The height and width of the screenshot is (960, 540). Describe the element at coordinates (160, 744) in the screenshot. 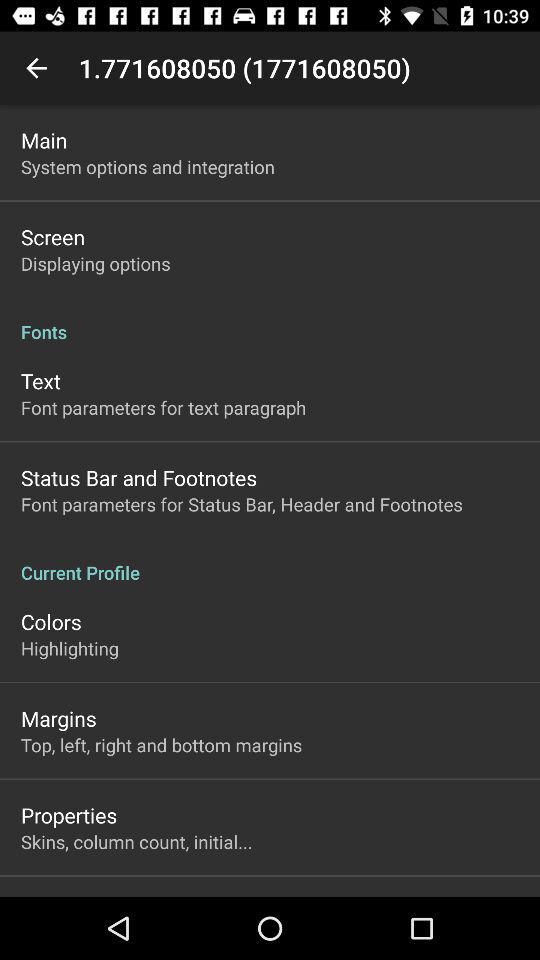

I see `icon below the margins item` at that location.